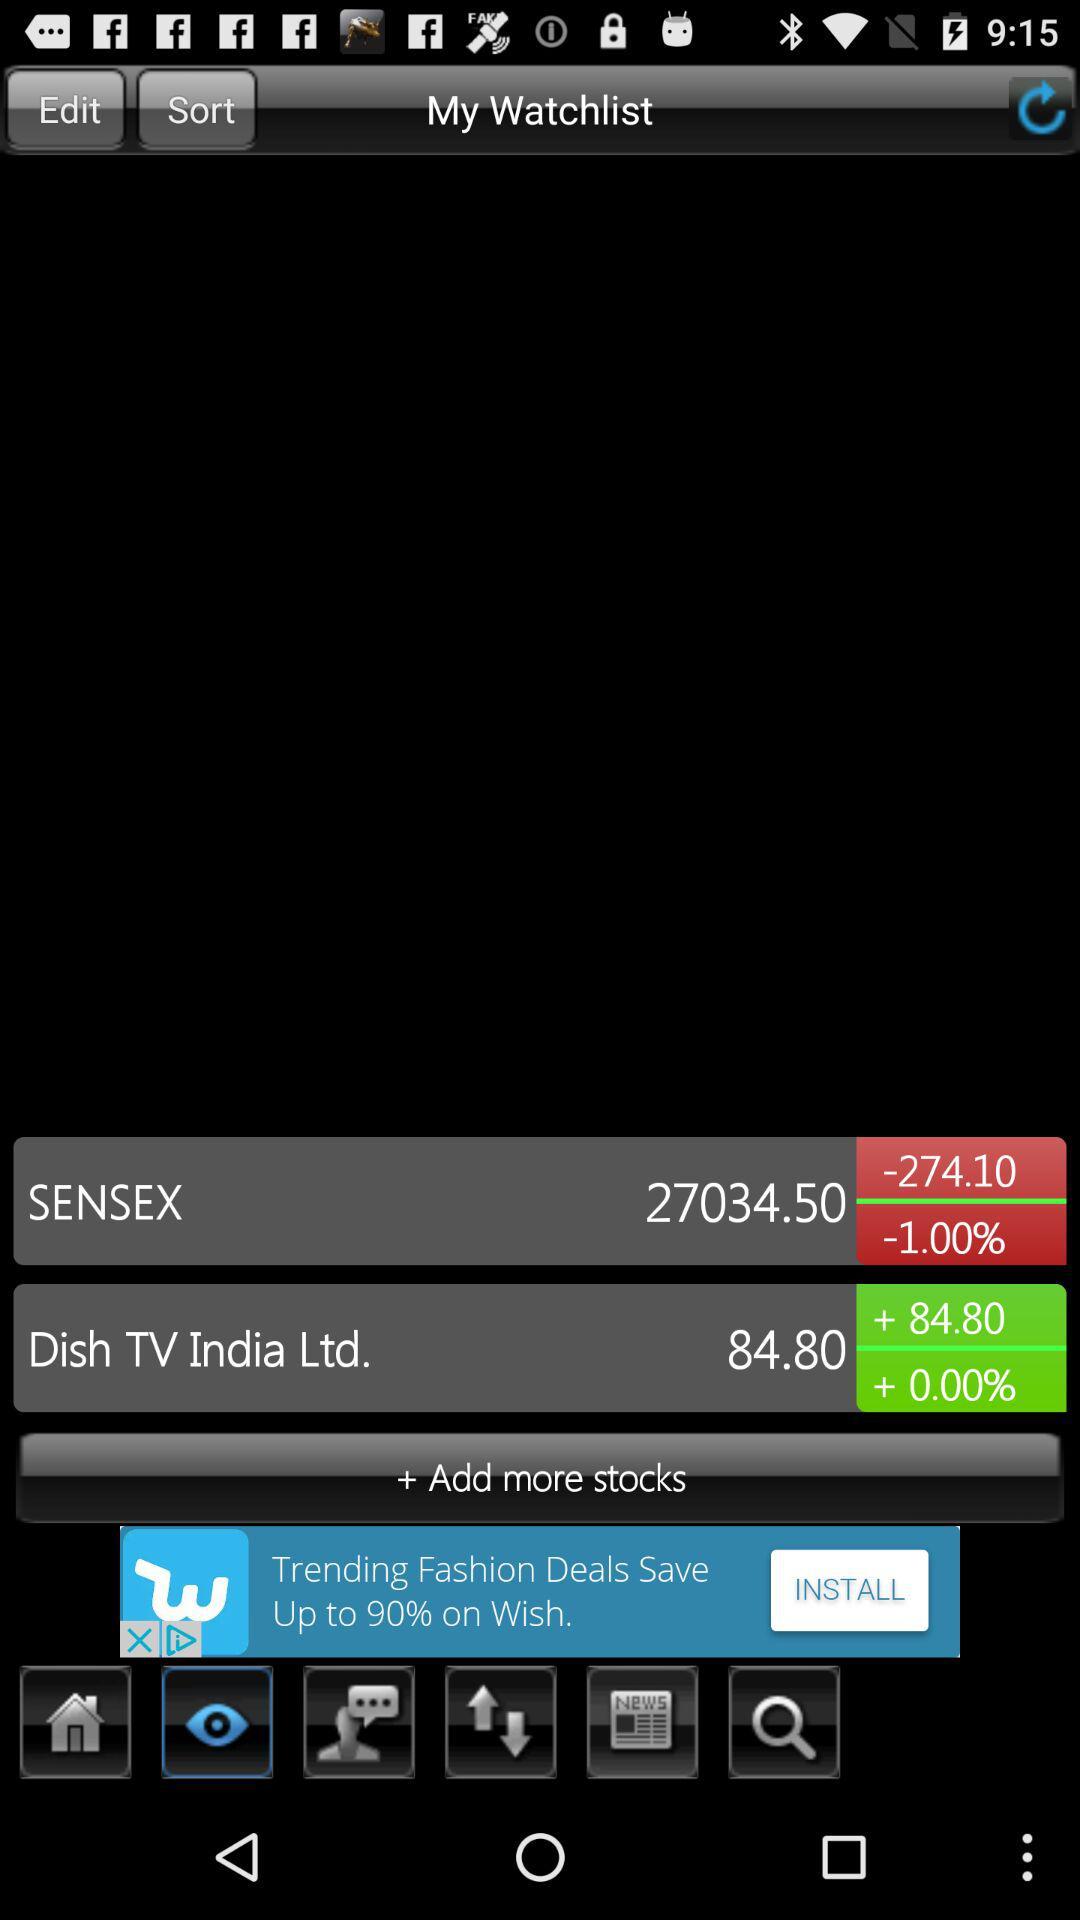 The image size is (1080, 1920). What do you see at coordinates (643, 1727) in the screenshot?
I see `access the news` at bounding box center [643, 1727].